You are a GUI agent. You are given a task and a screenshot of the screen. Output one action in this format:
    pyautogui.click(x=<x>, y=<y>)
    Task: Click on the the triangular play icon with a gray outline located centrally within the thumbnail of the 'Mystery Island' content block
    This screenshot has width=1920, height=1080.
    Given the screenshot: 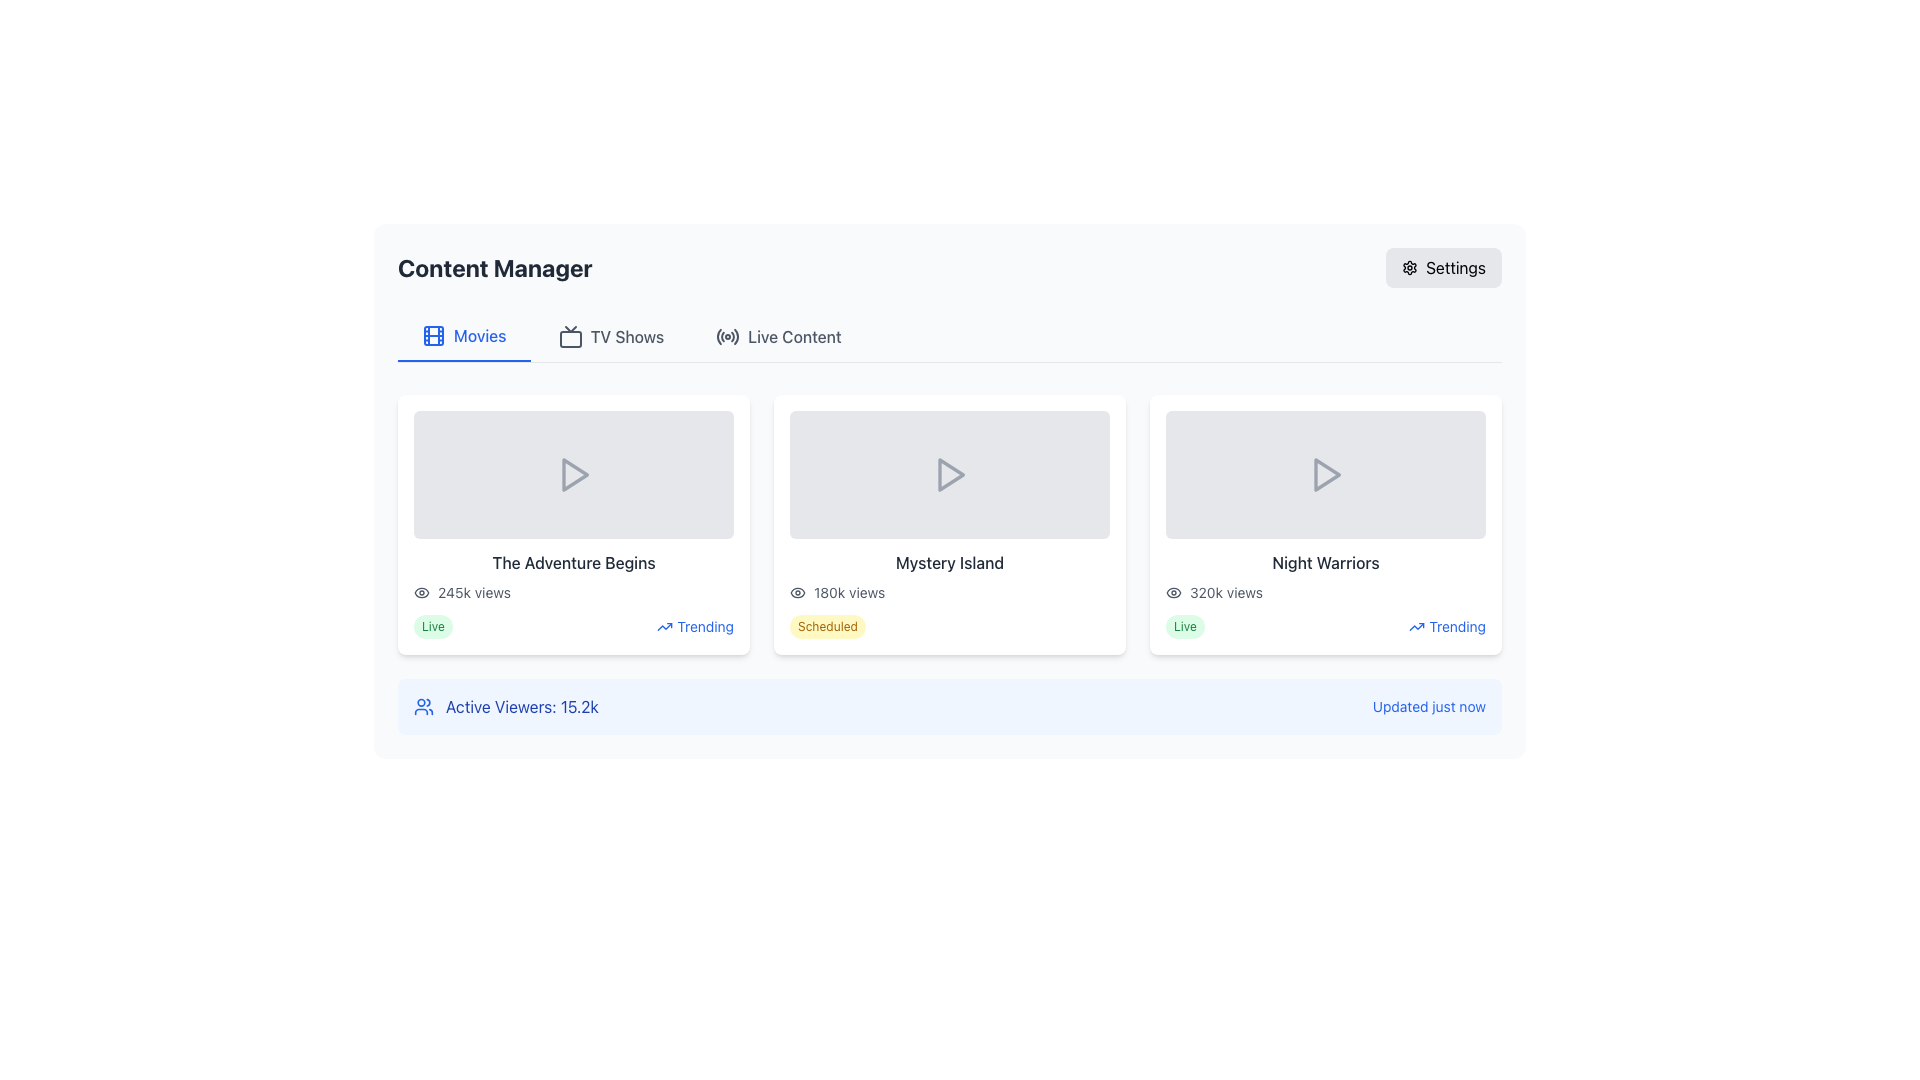 What is the action you would take?
    pyautogui.click(x=950, y=474)
    